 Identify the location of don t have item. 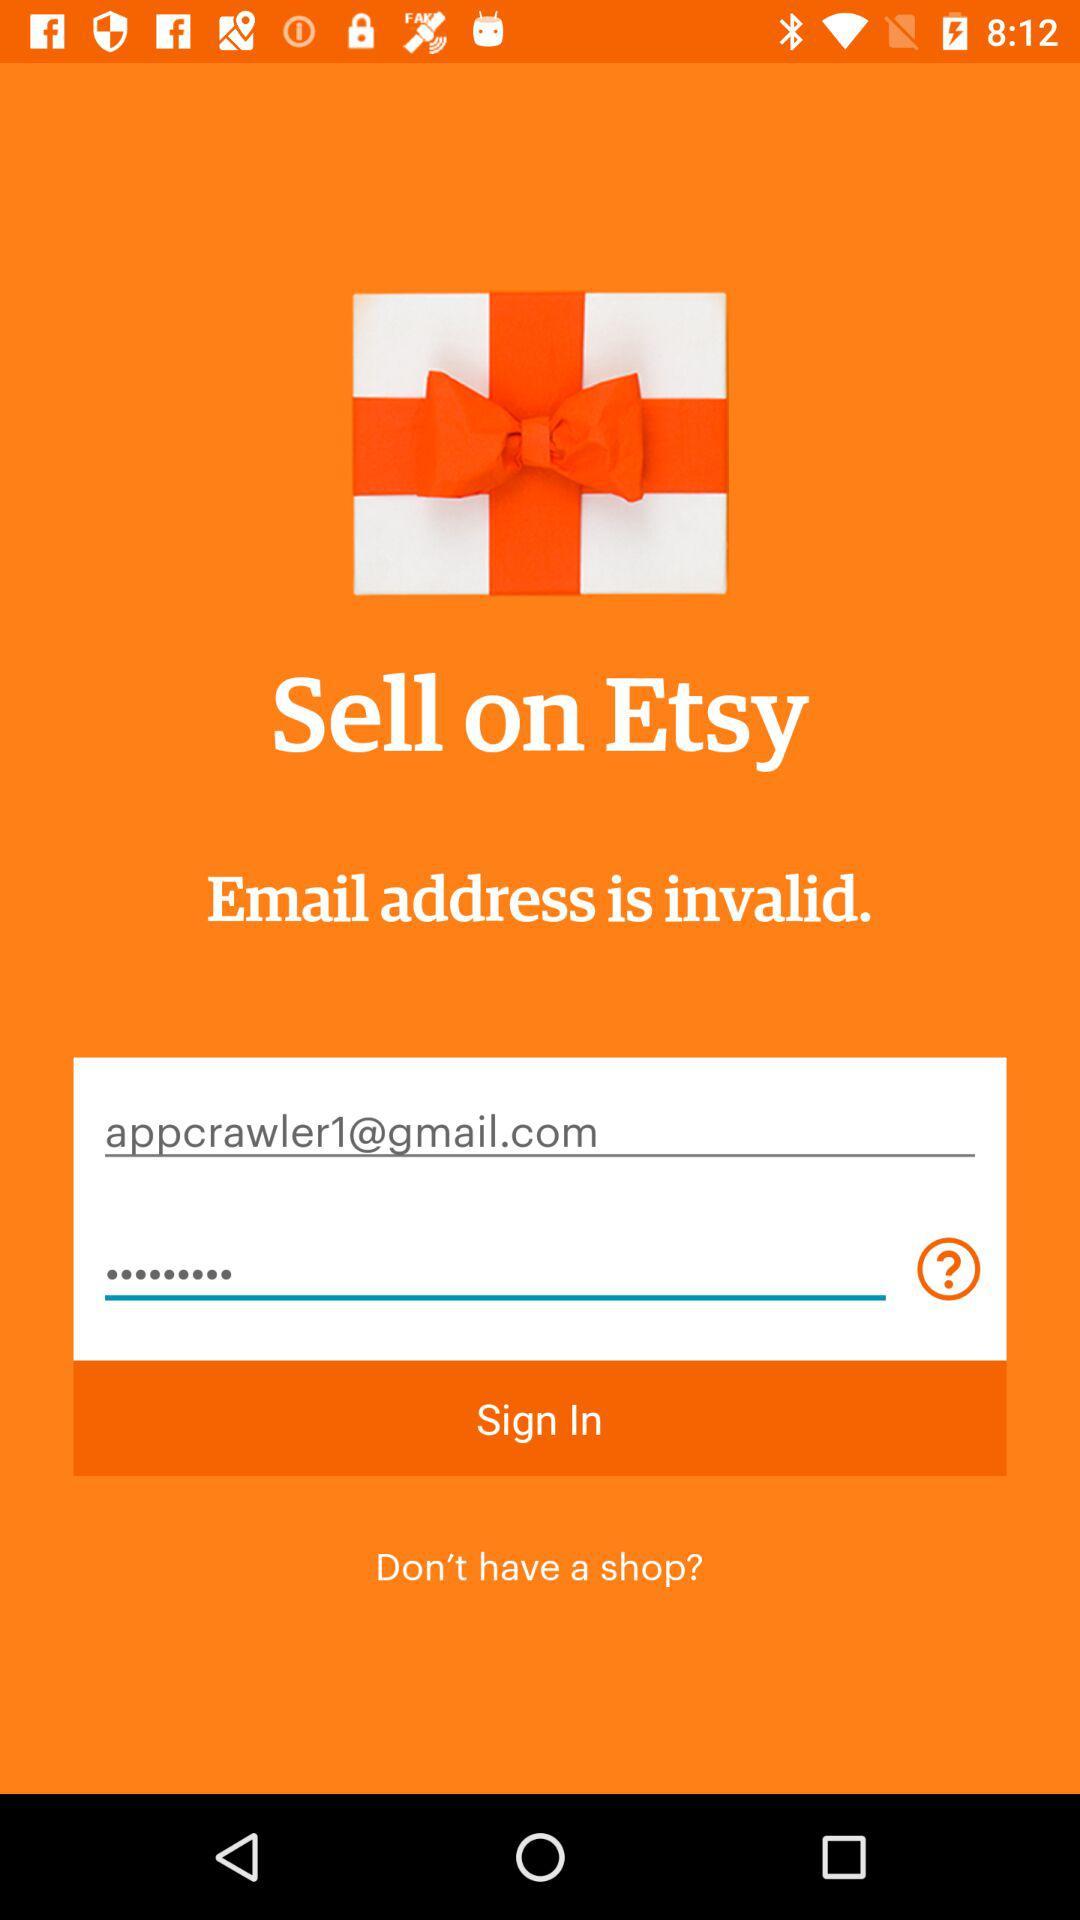
(538, 1562).